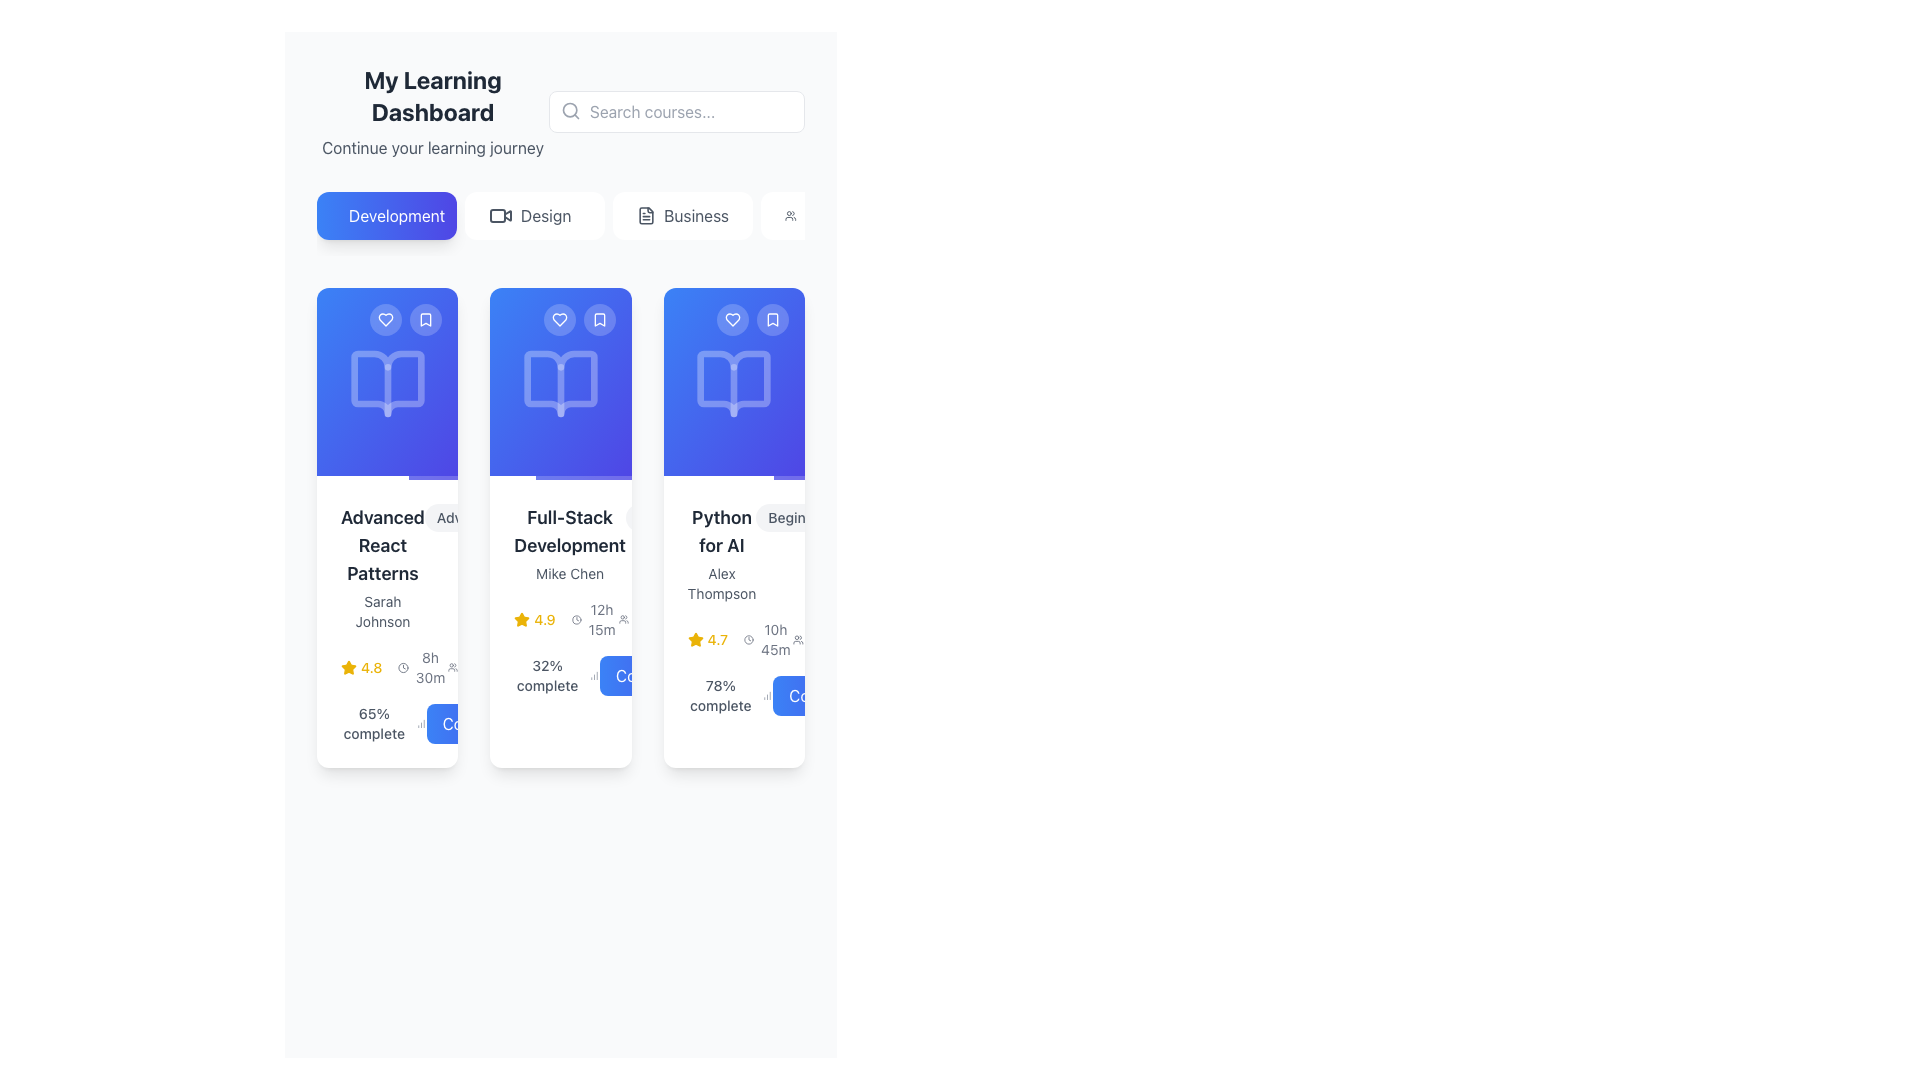 The height and width of the screenshot is (1080, 1920). What do you see at coordinates (557, 675) in the screenshot?
I see `progress percentage text for the course 'Full-Stack Development' located below the course's rating and duration details in the details panel` at bounding box center [557, 675].